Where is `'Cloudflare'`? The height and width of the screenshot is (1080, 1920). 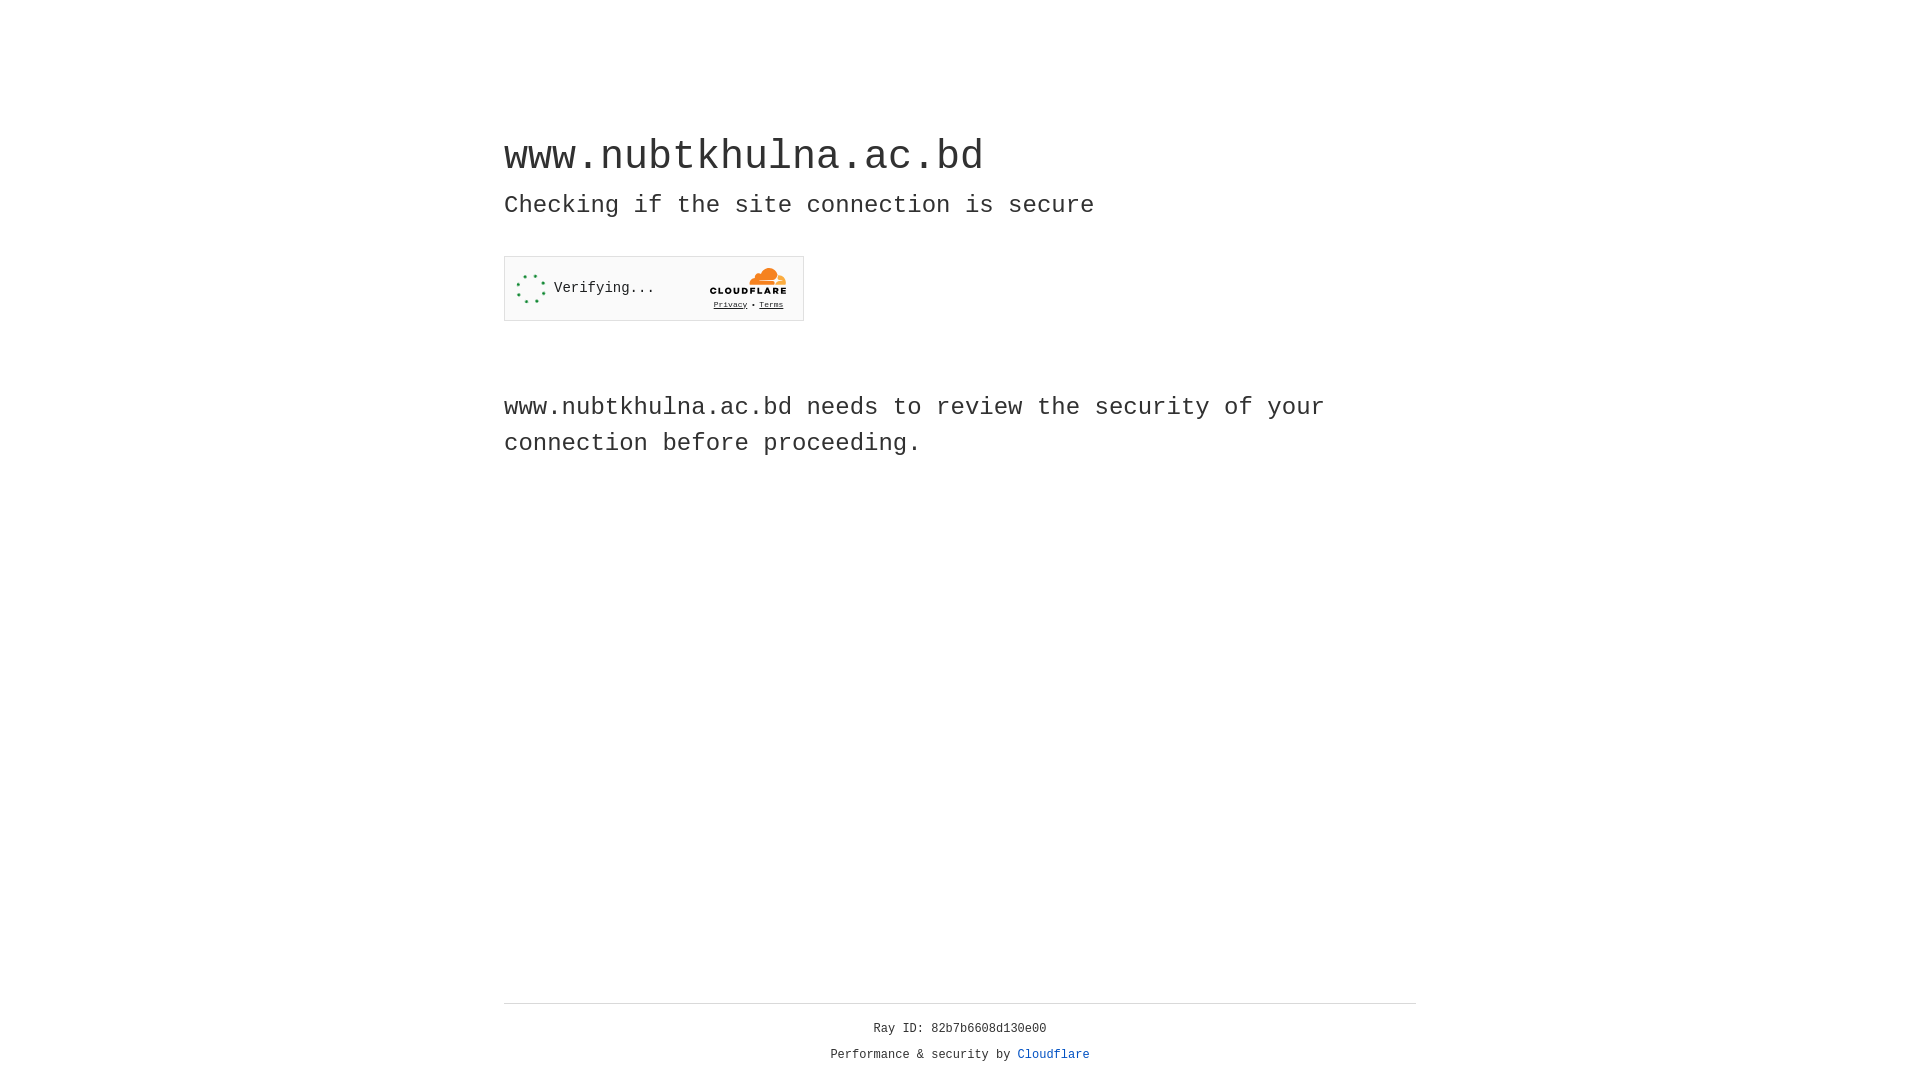
'Cloudflare' is located at coordinates (1053, 1054).